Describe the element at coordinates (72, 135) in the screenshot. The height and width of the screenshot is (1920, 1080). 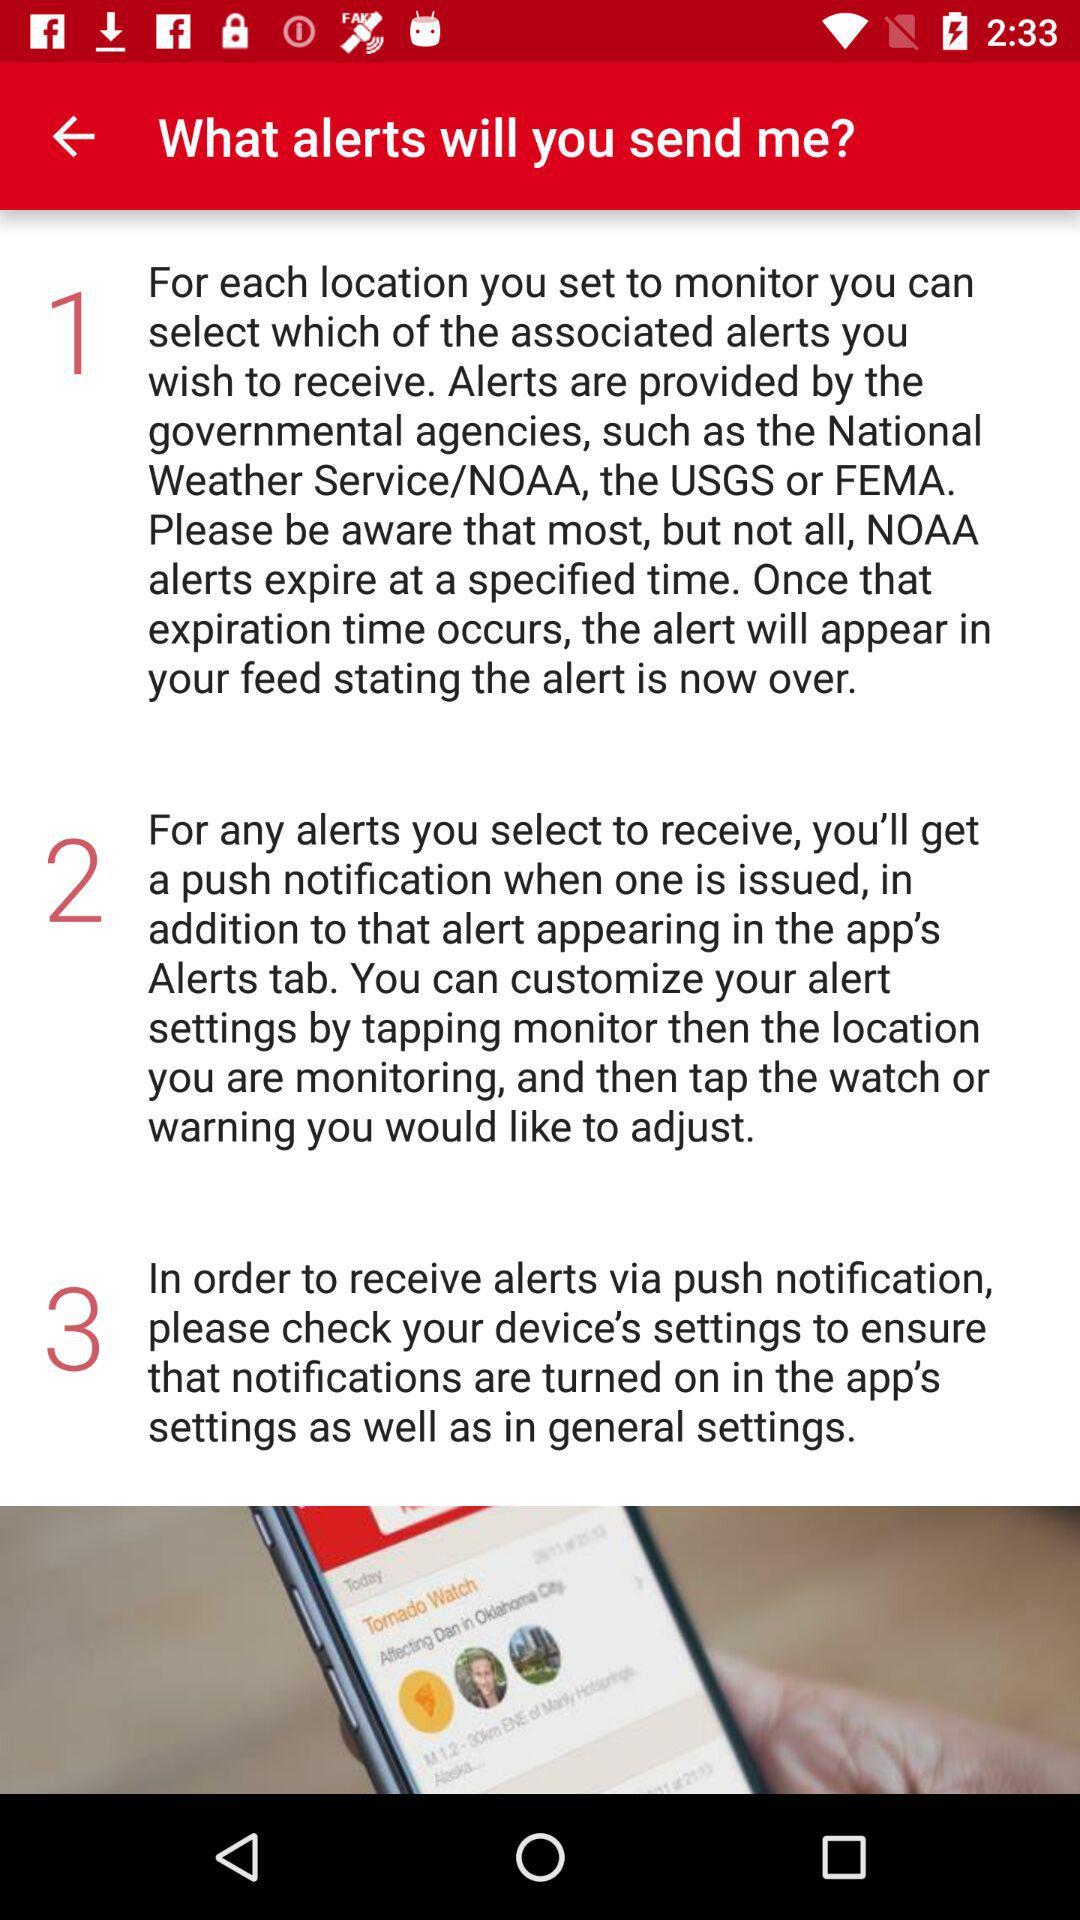
I see `icon to the left of what alerts will icon` at that location.